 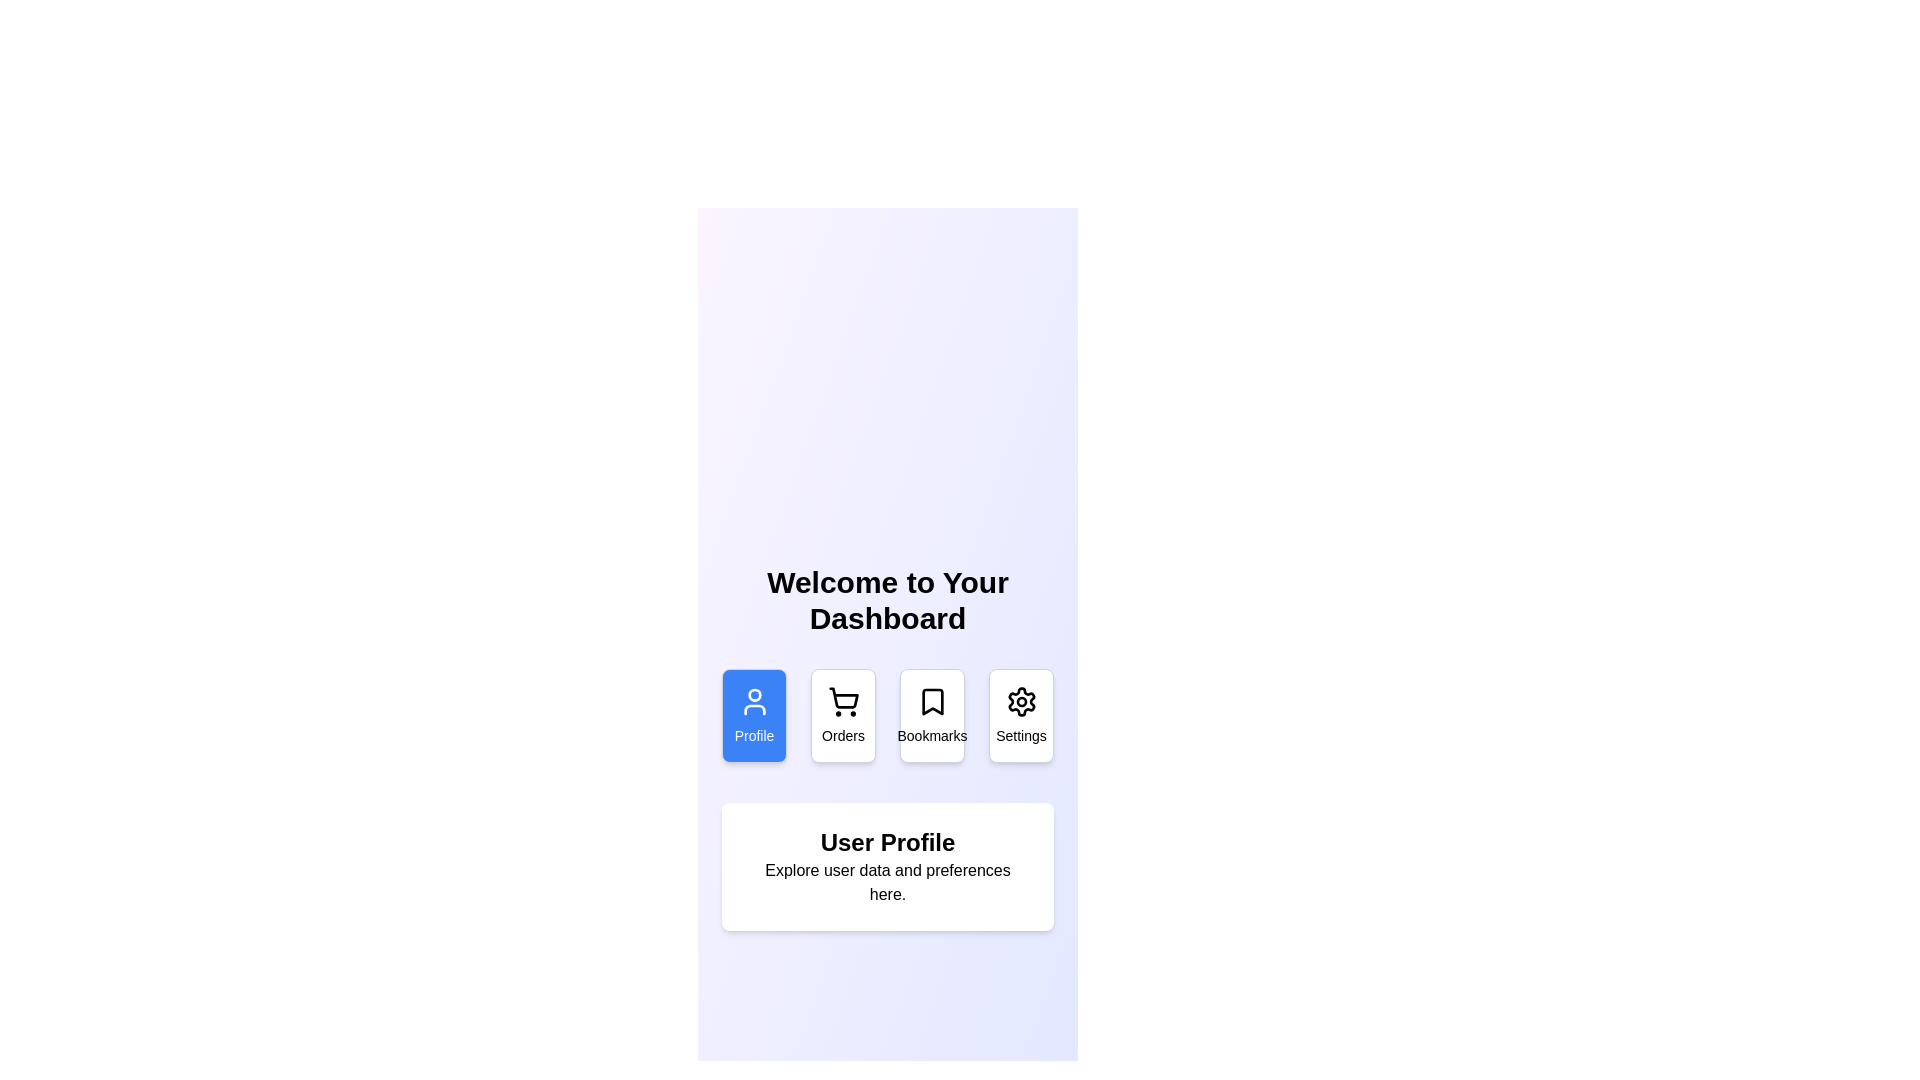 What do you see at coordinates (887, 843) in the screenshot?
I see `the 'User Profile' text label, which is a bold and large-sized text positioned above a smaller description within a prominent card` at bounding box center [887, 843].